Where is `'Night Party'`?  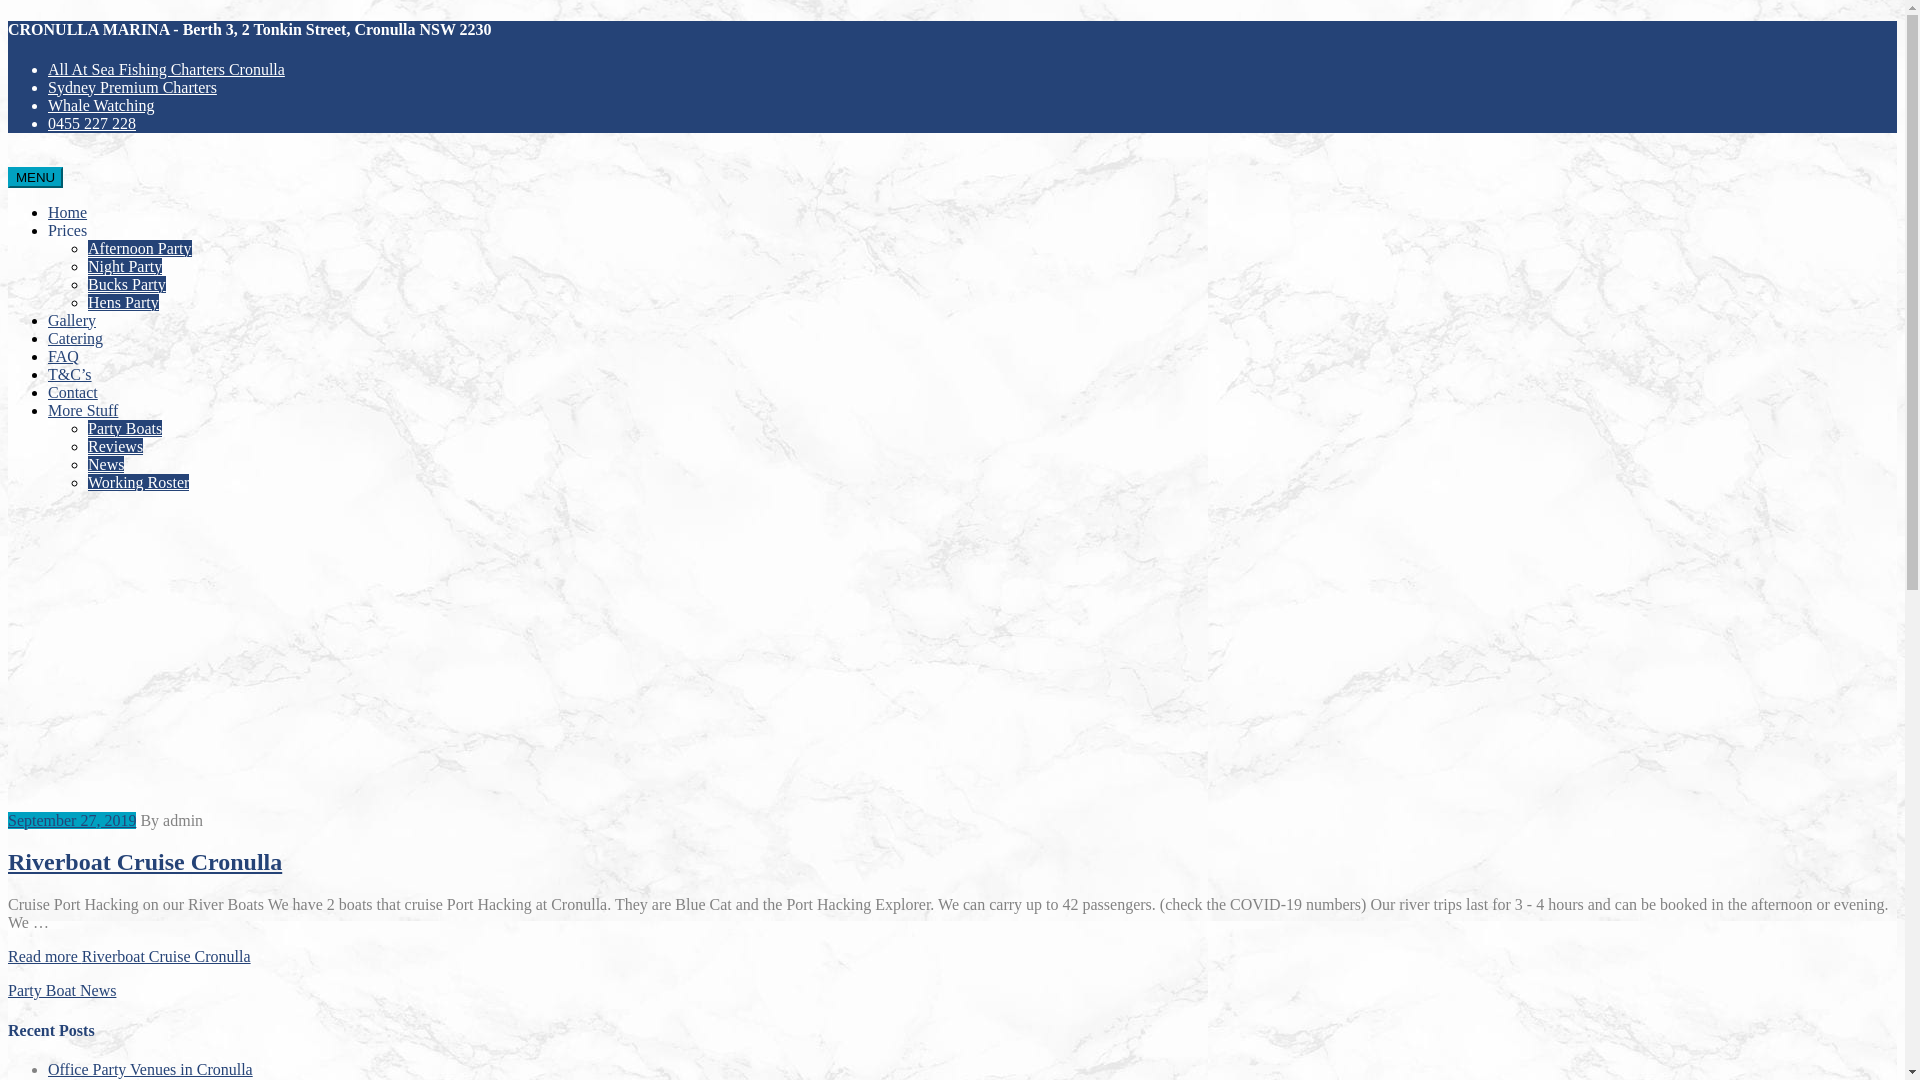 'Night Party' is located at coordinates (86, 265).